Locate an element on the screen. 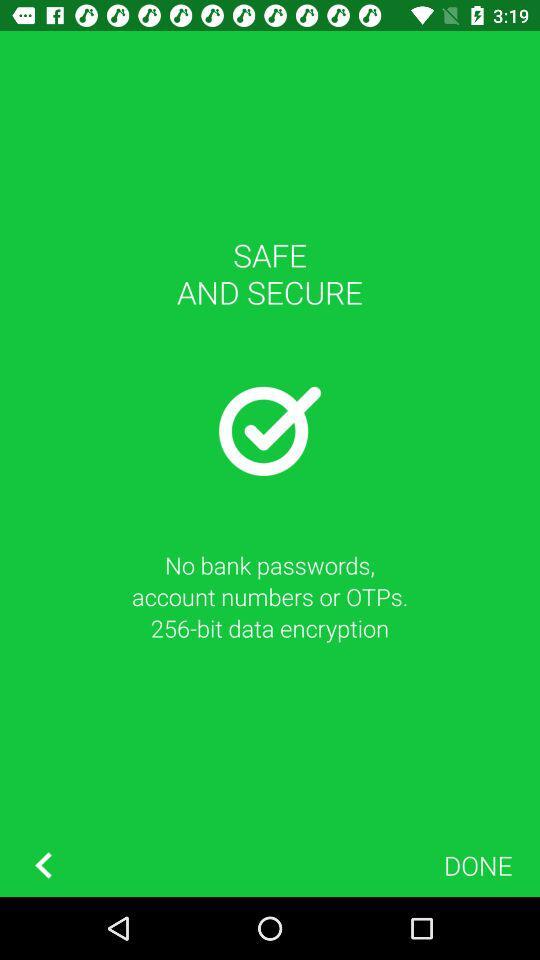  icon below no bank passwords item is located at coordinates (477, 864).